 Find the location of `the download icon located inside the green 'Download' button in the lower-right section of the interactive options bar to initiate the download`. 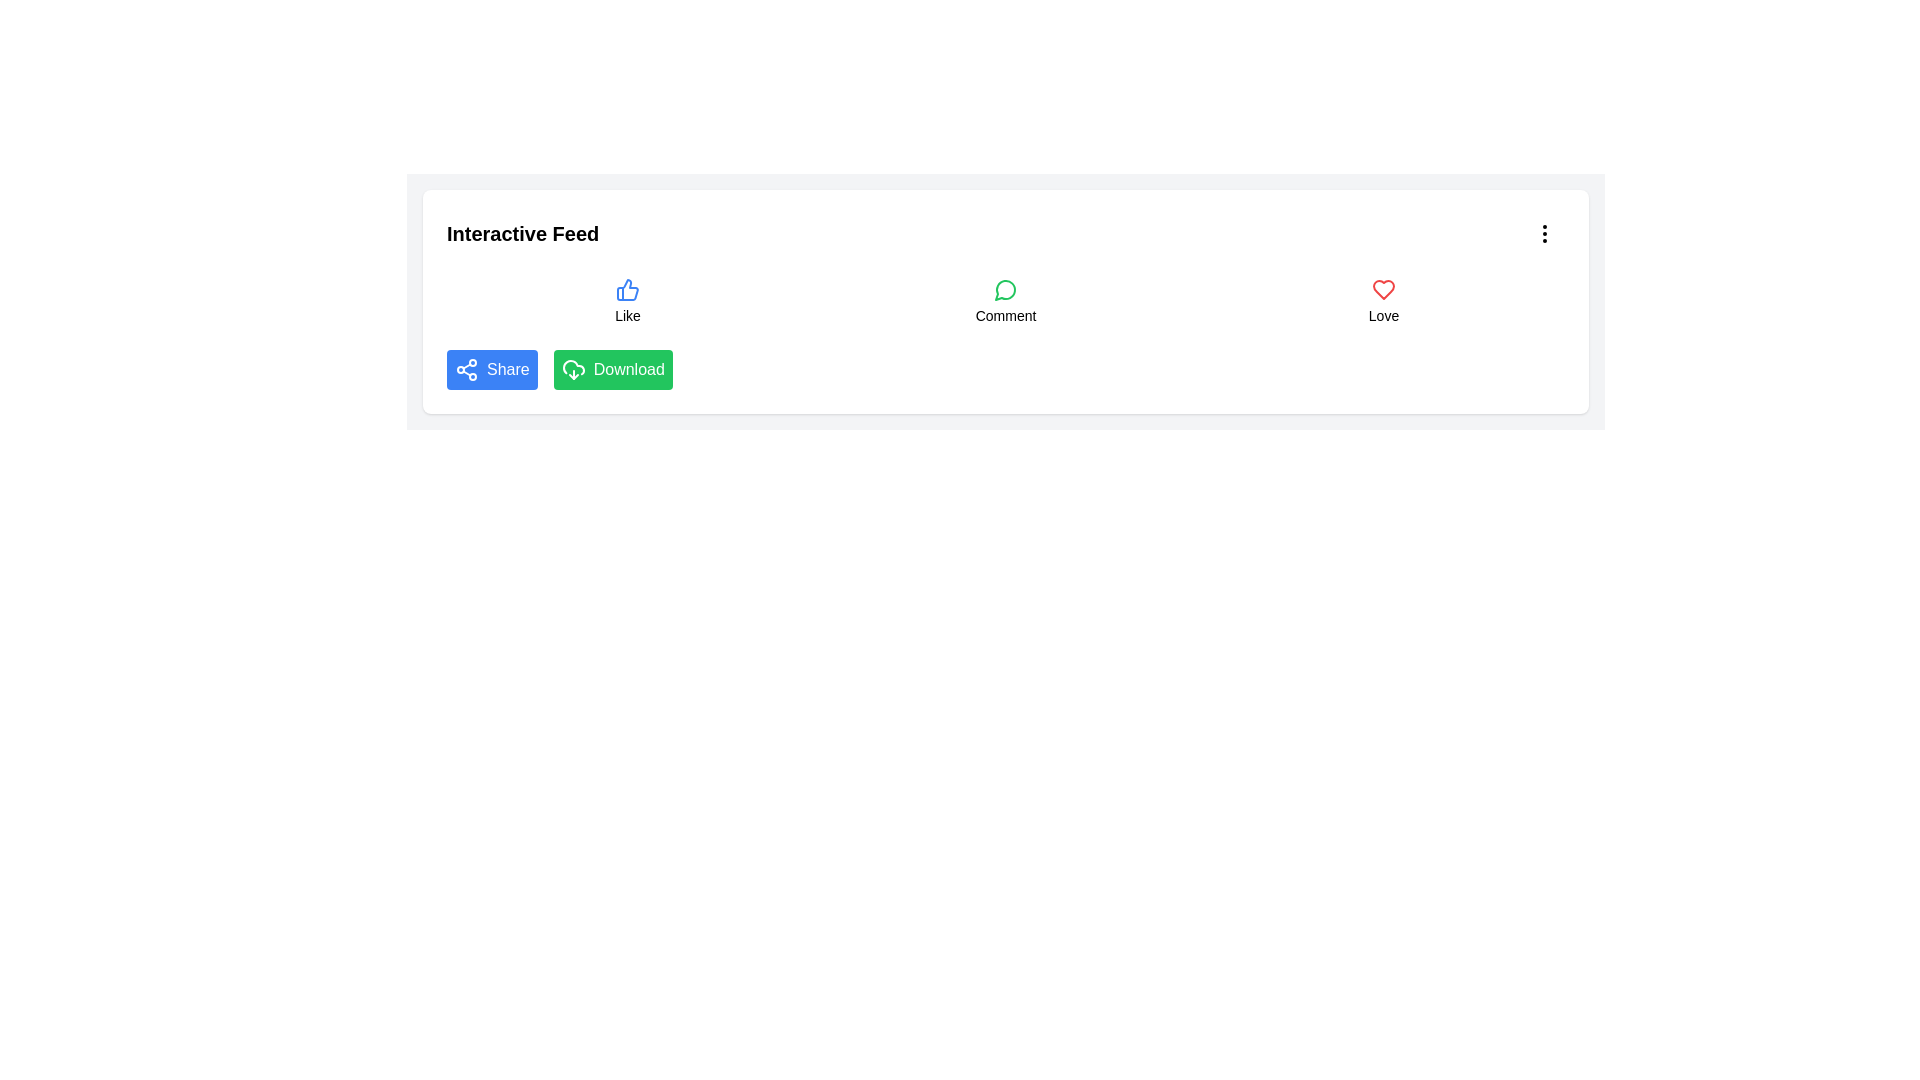

the download icon located inside the green 'Download' button in the lower-right section of the interactive options bar to initiate the download is located at coordinates (572, 370).